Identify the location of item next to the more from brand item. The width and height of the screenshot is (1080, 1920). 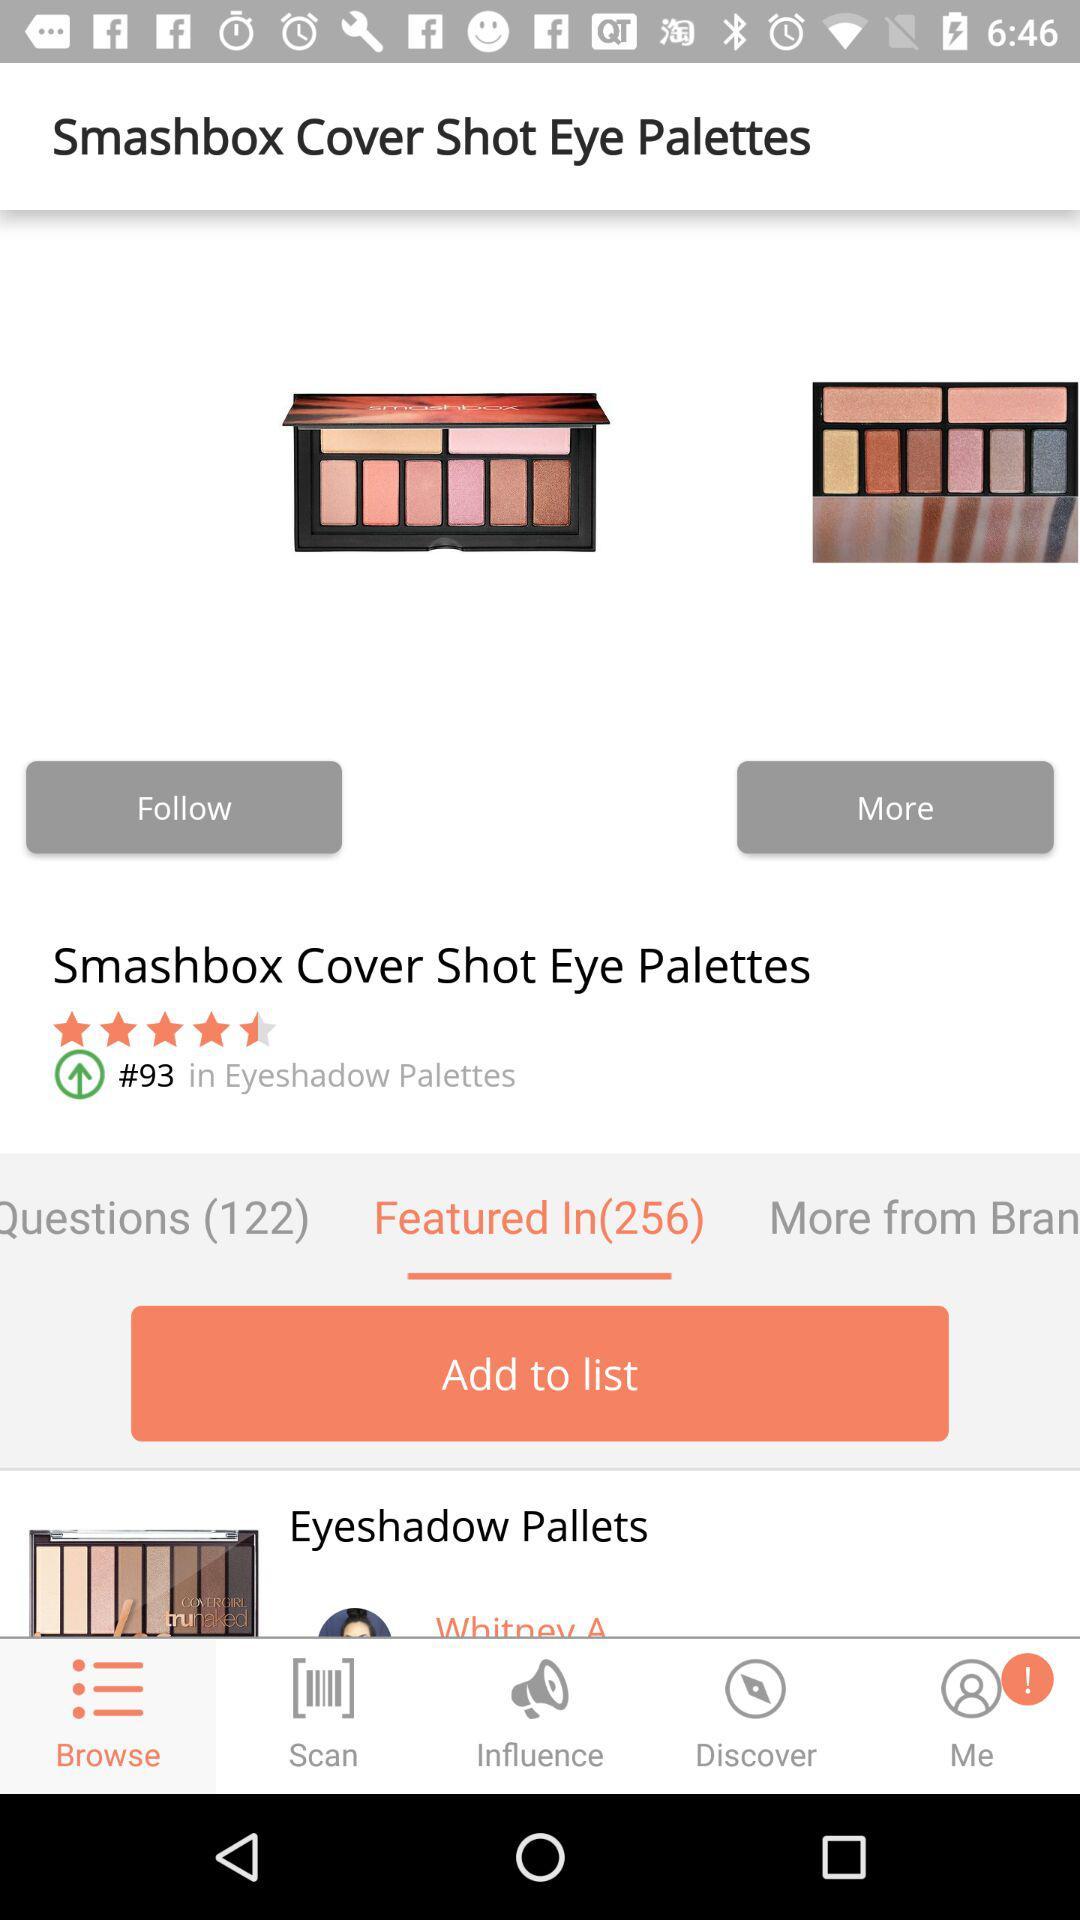
(538, 1215).